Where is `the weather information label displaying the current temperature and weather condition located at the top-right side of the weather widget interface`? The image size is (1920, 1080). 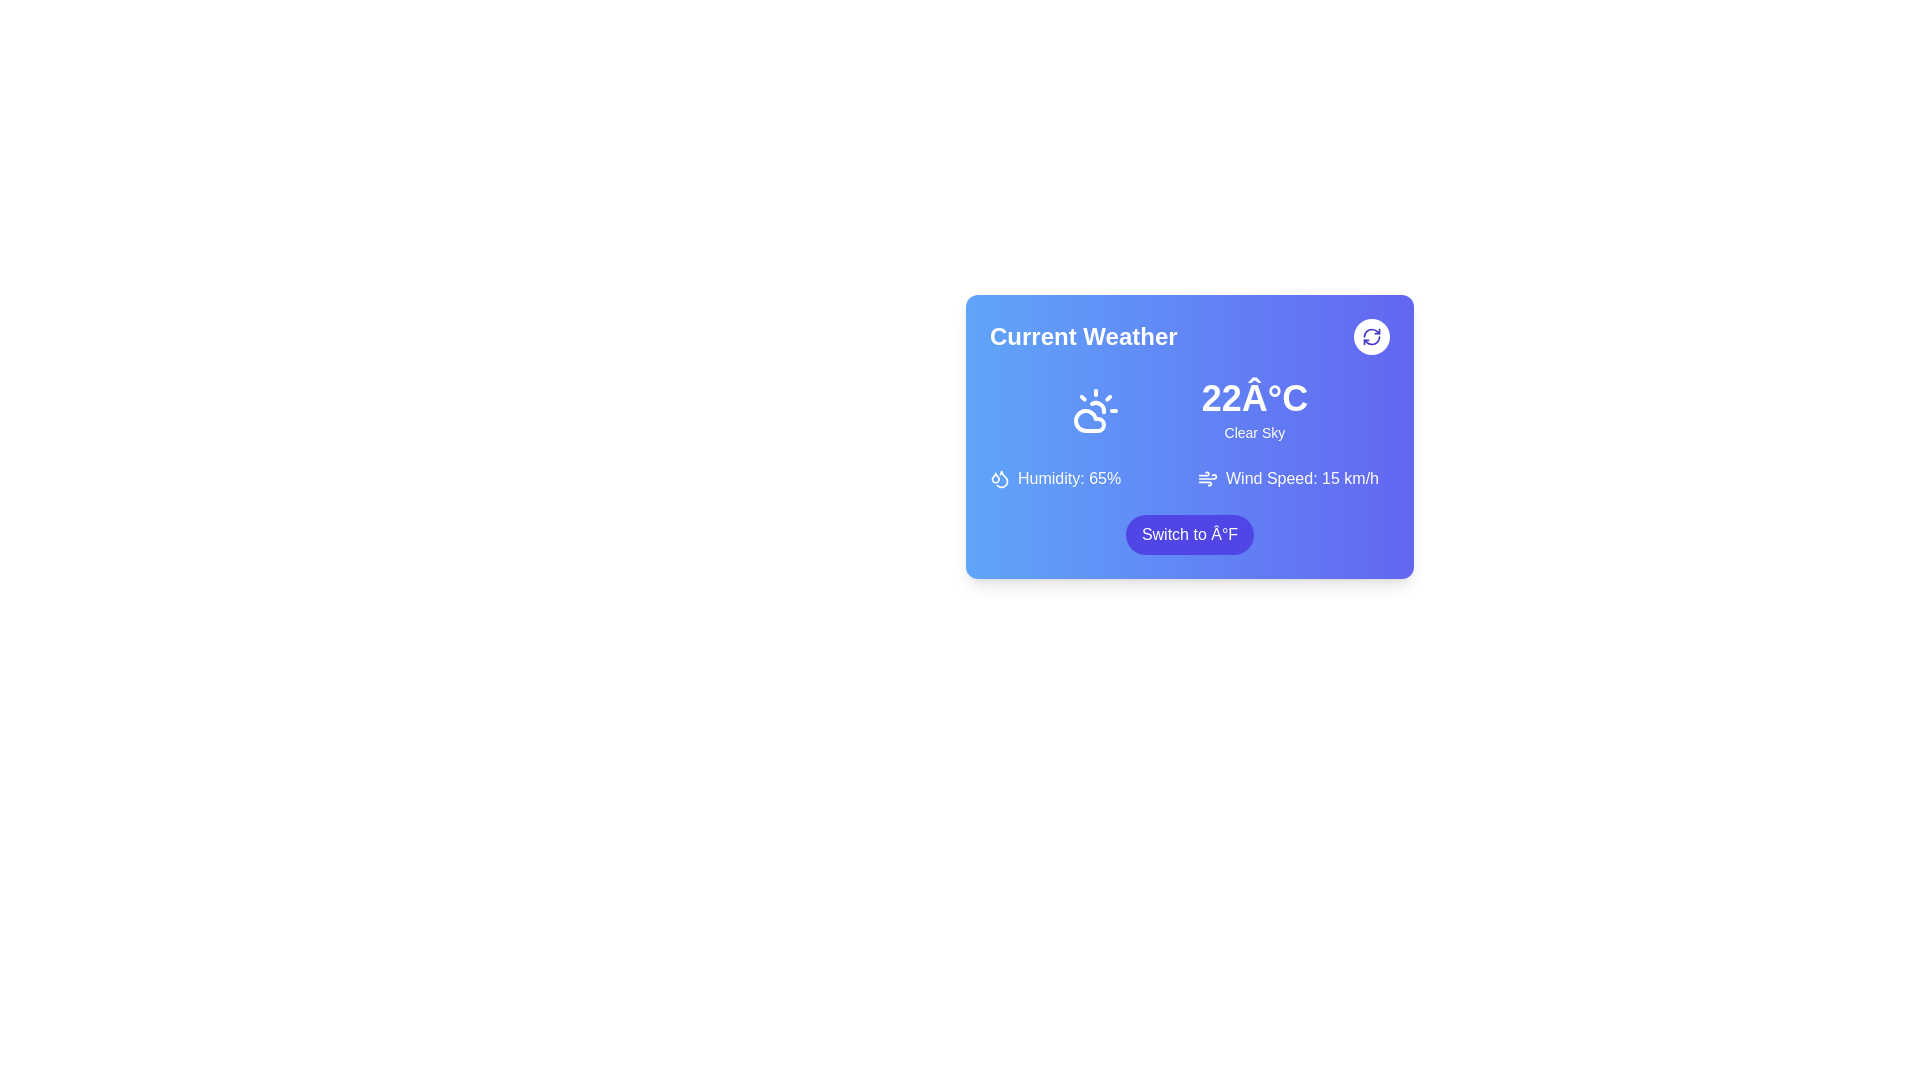 the weather information label displaying the current temperature and weather condition located at the top-right side of the weather widget interface is located at coordinates (1253, 410).